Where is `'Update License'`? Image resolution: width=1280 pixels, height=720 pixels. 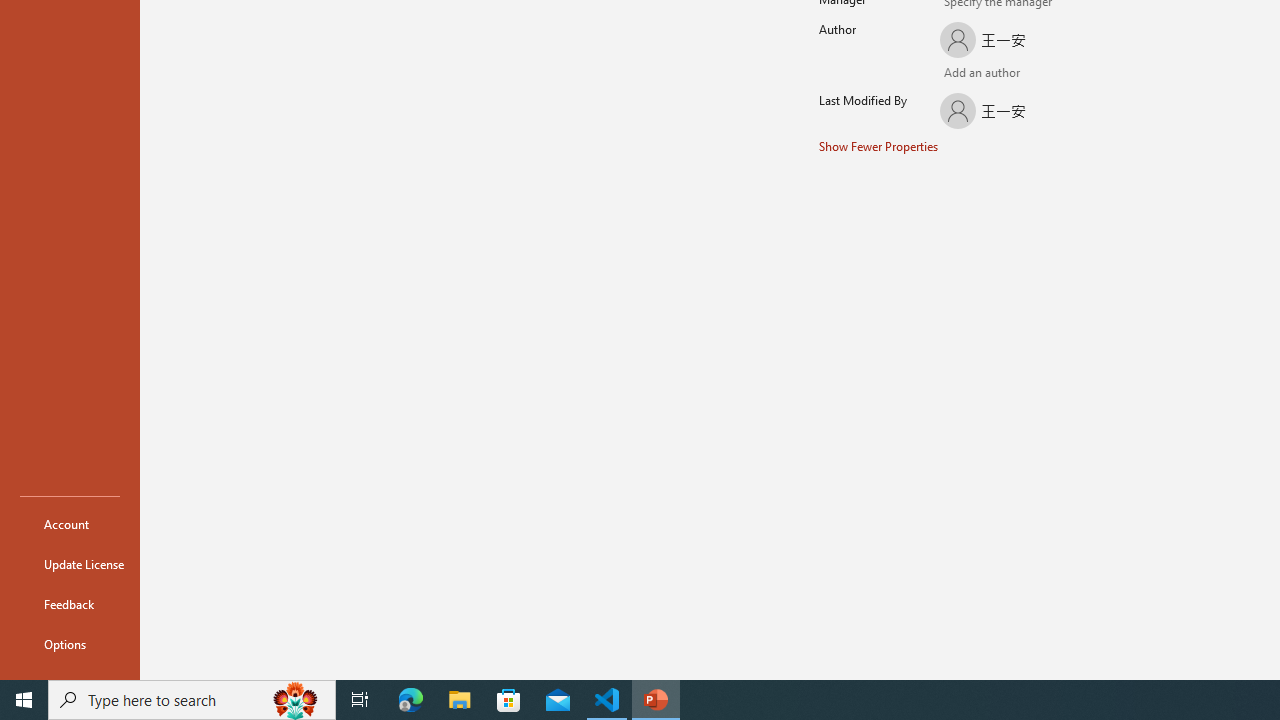
'Update License' is located at coordinates (69, 564).